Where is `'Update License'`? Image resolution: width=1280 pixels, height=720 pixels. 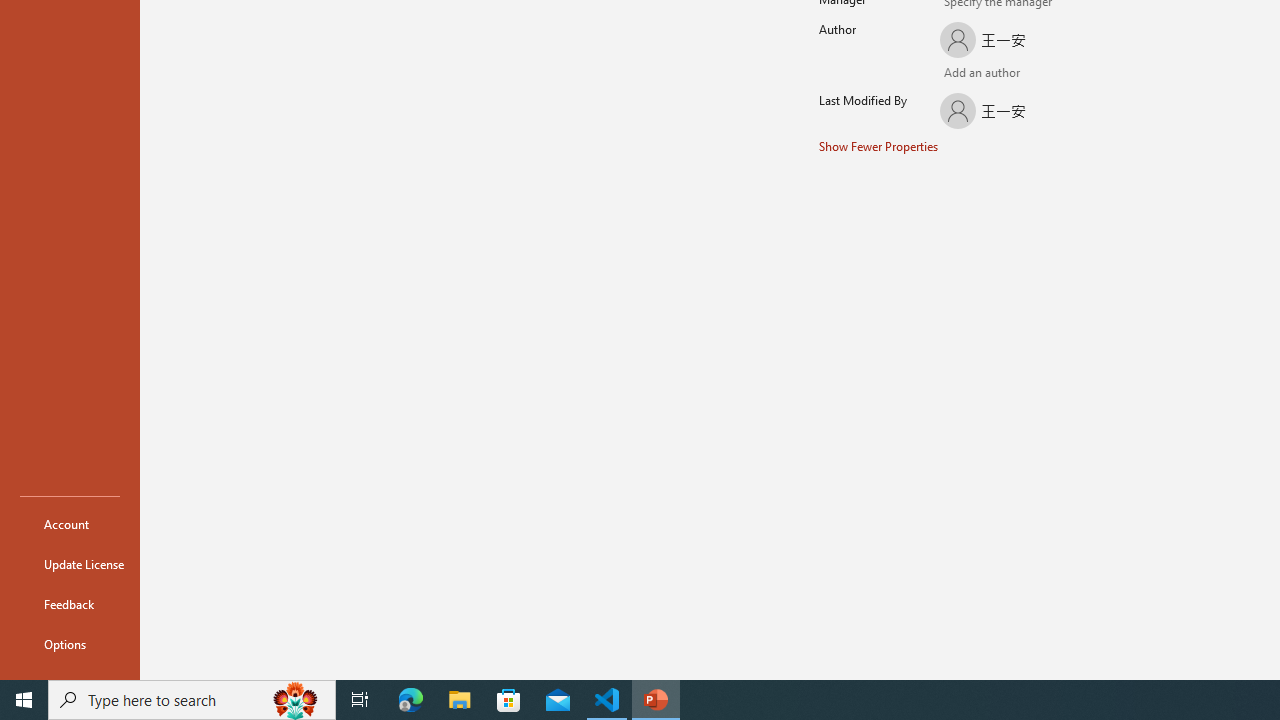
'Update License' is located at coordinates (69, 564).